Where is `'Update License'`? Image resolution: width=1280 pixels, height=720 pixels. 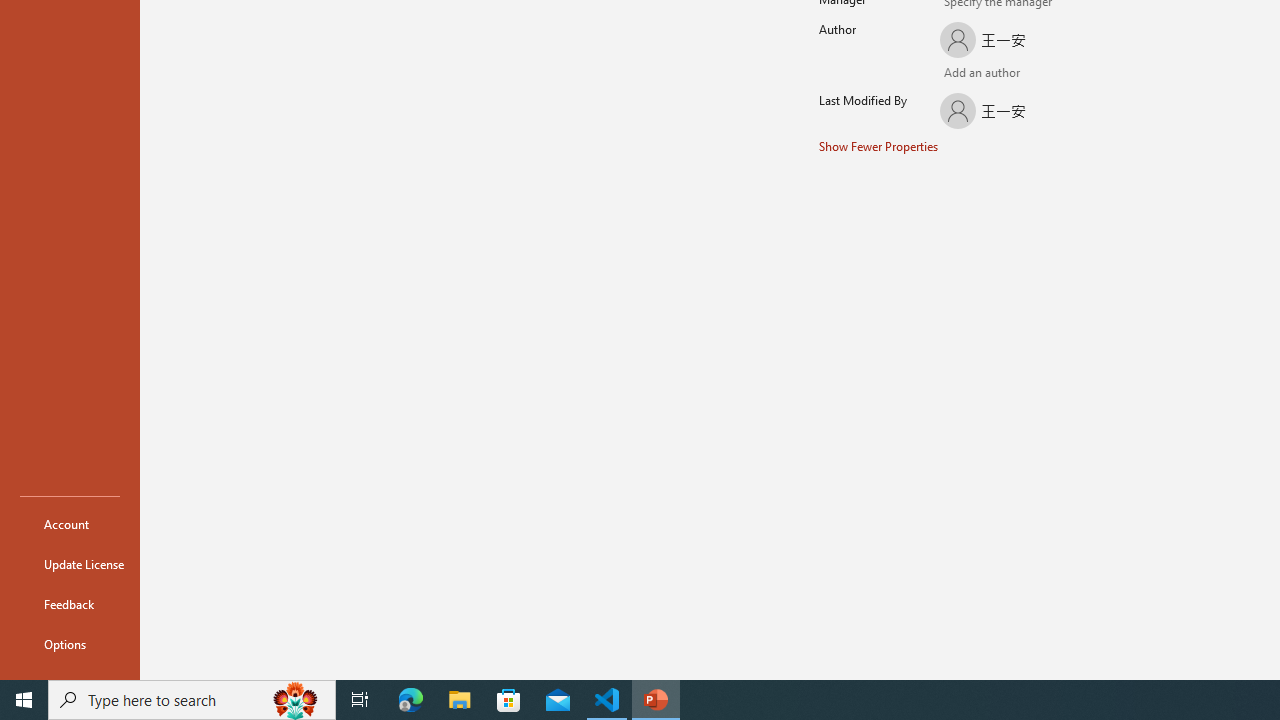
'Update License' is located at coordinates (69, 564).